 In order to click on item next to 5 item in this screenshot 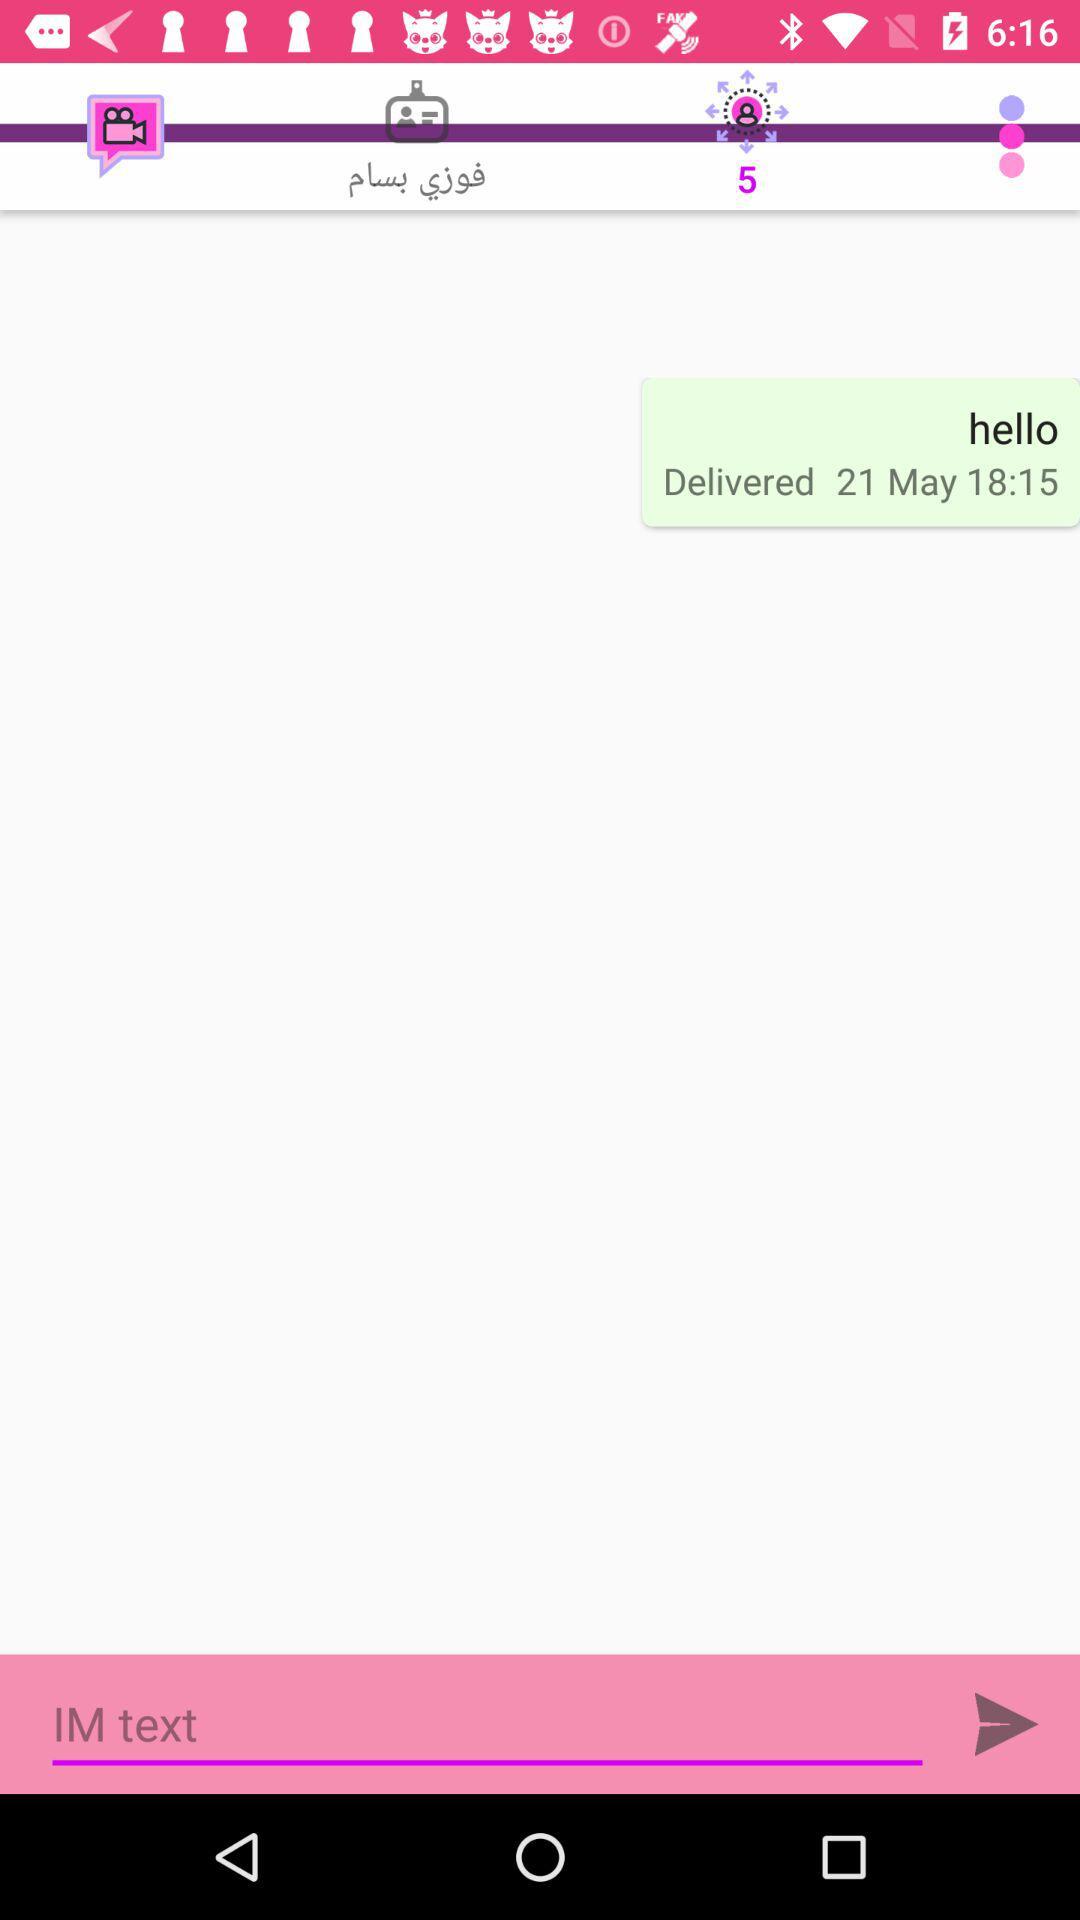, I will do `click(1017, 135)`.